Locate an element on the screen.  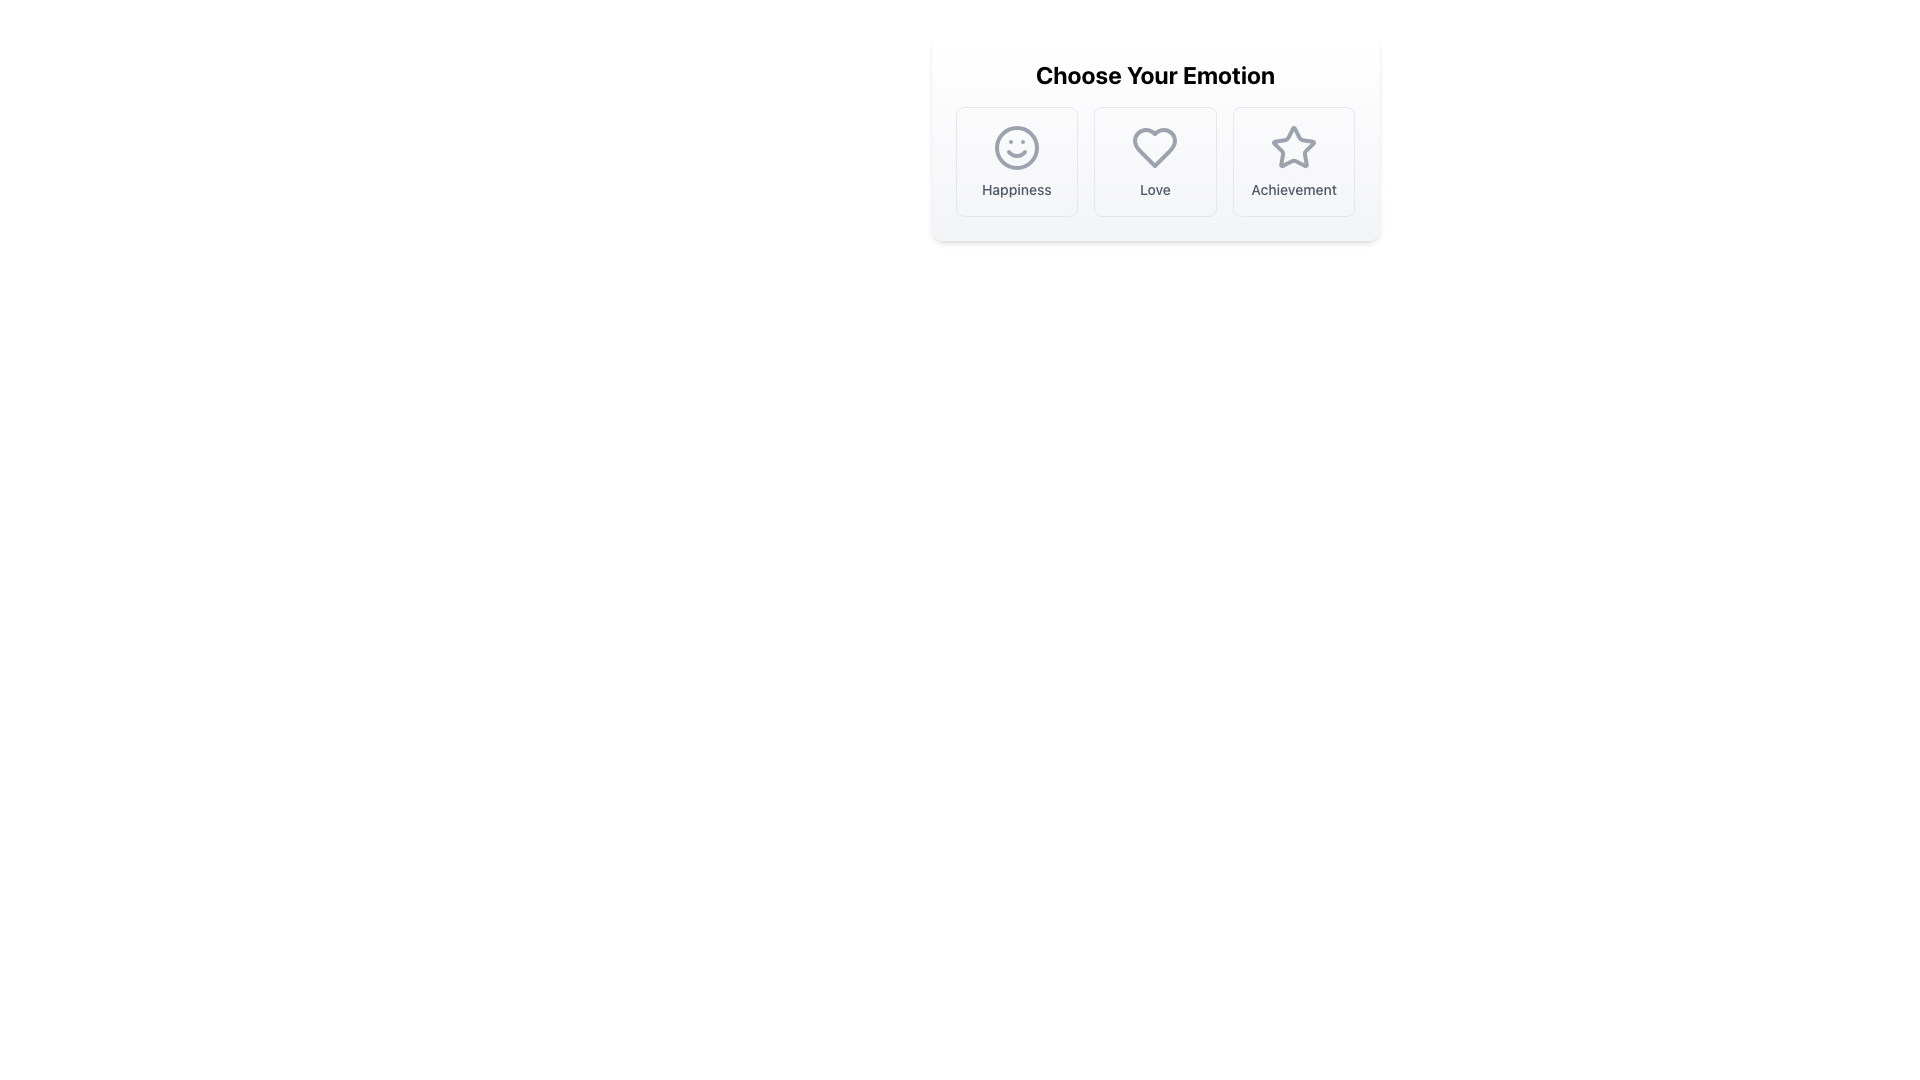
the 'Achievement' button, which is a rounded rectangle containing a star icon and the text label 'Achievement', located under the header 'Choose Your Emotion' is located at coordinates (1294, 161).